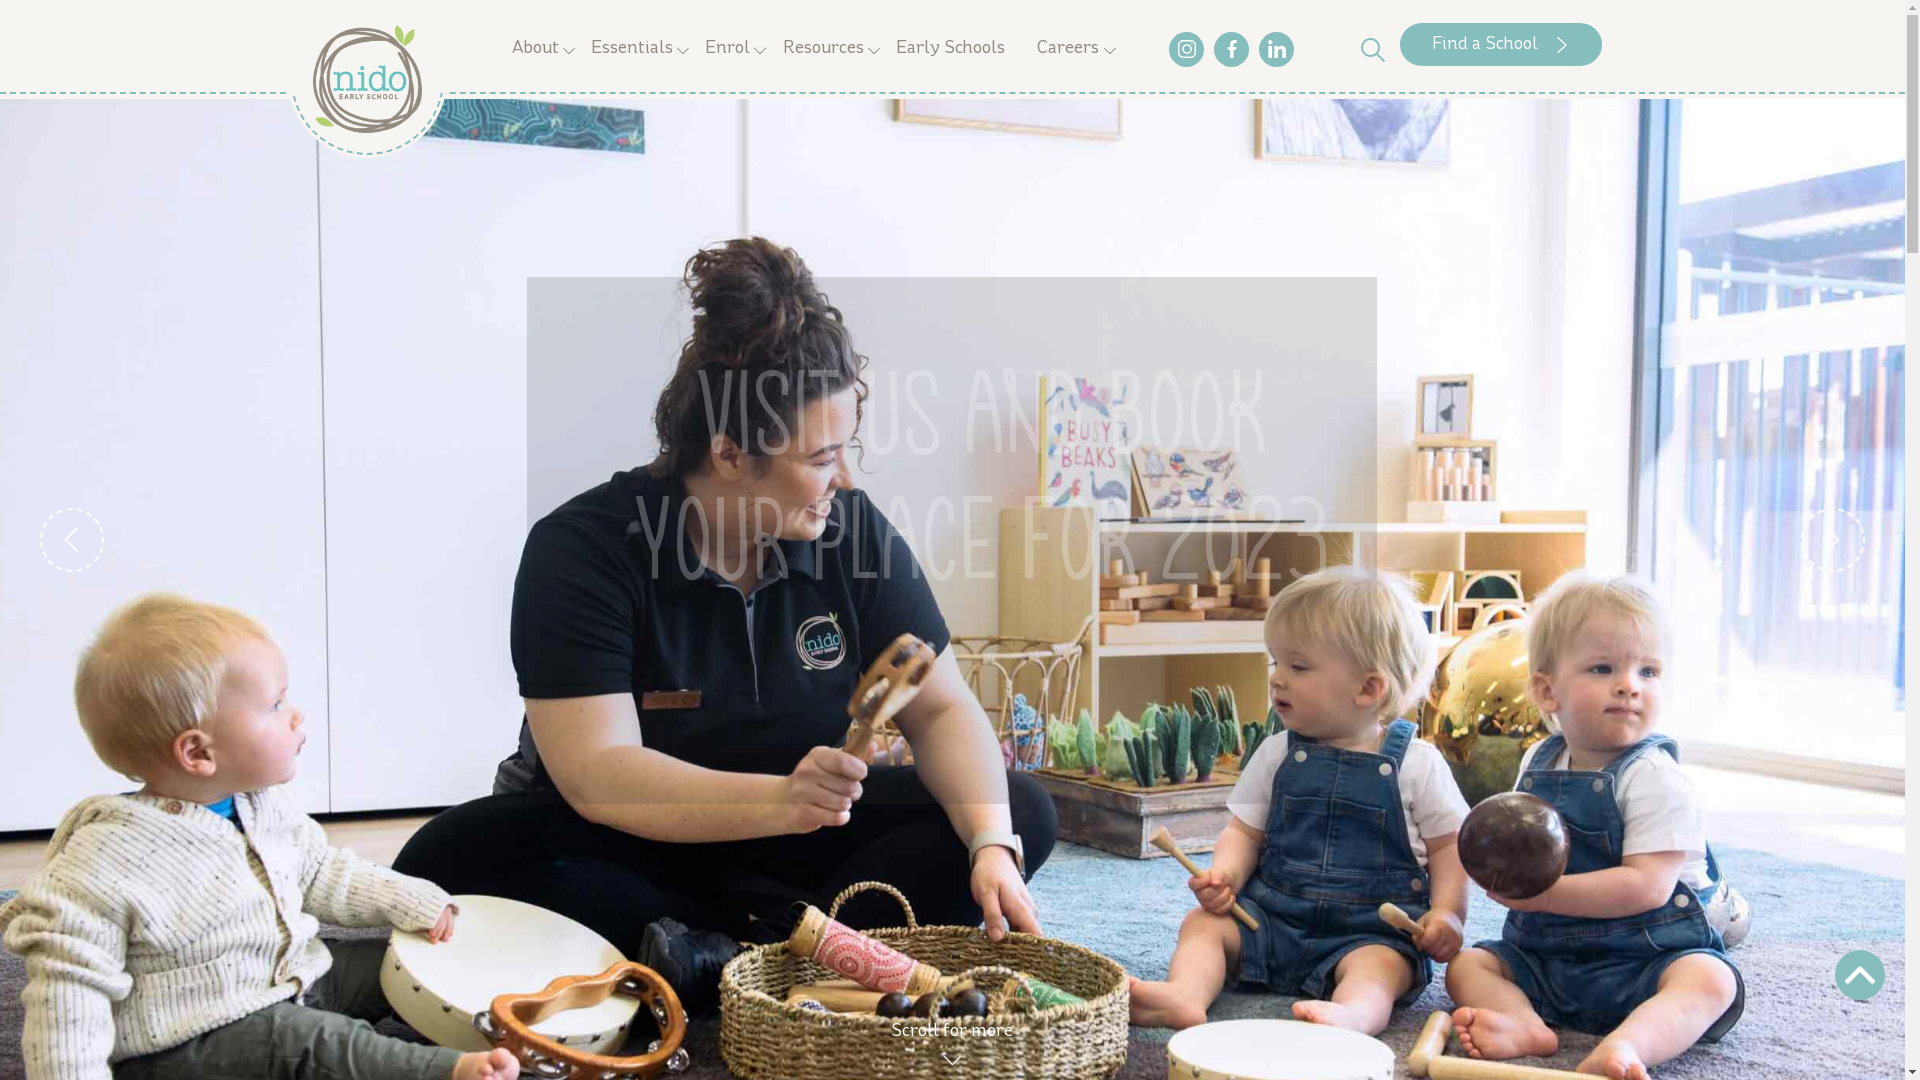 Image resolution: width=1920 pixels, height=1080 pixels. What do you see at coordinates (1067, 48) in the screenshot?
I see `'Careers'` at bounding box center [1067, 48].